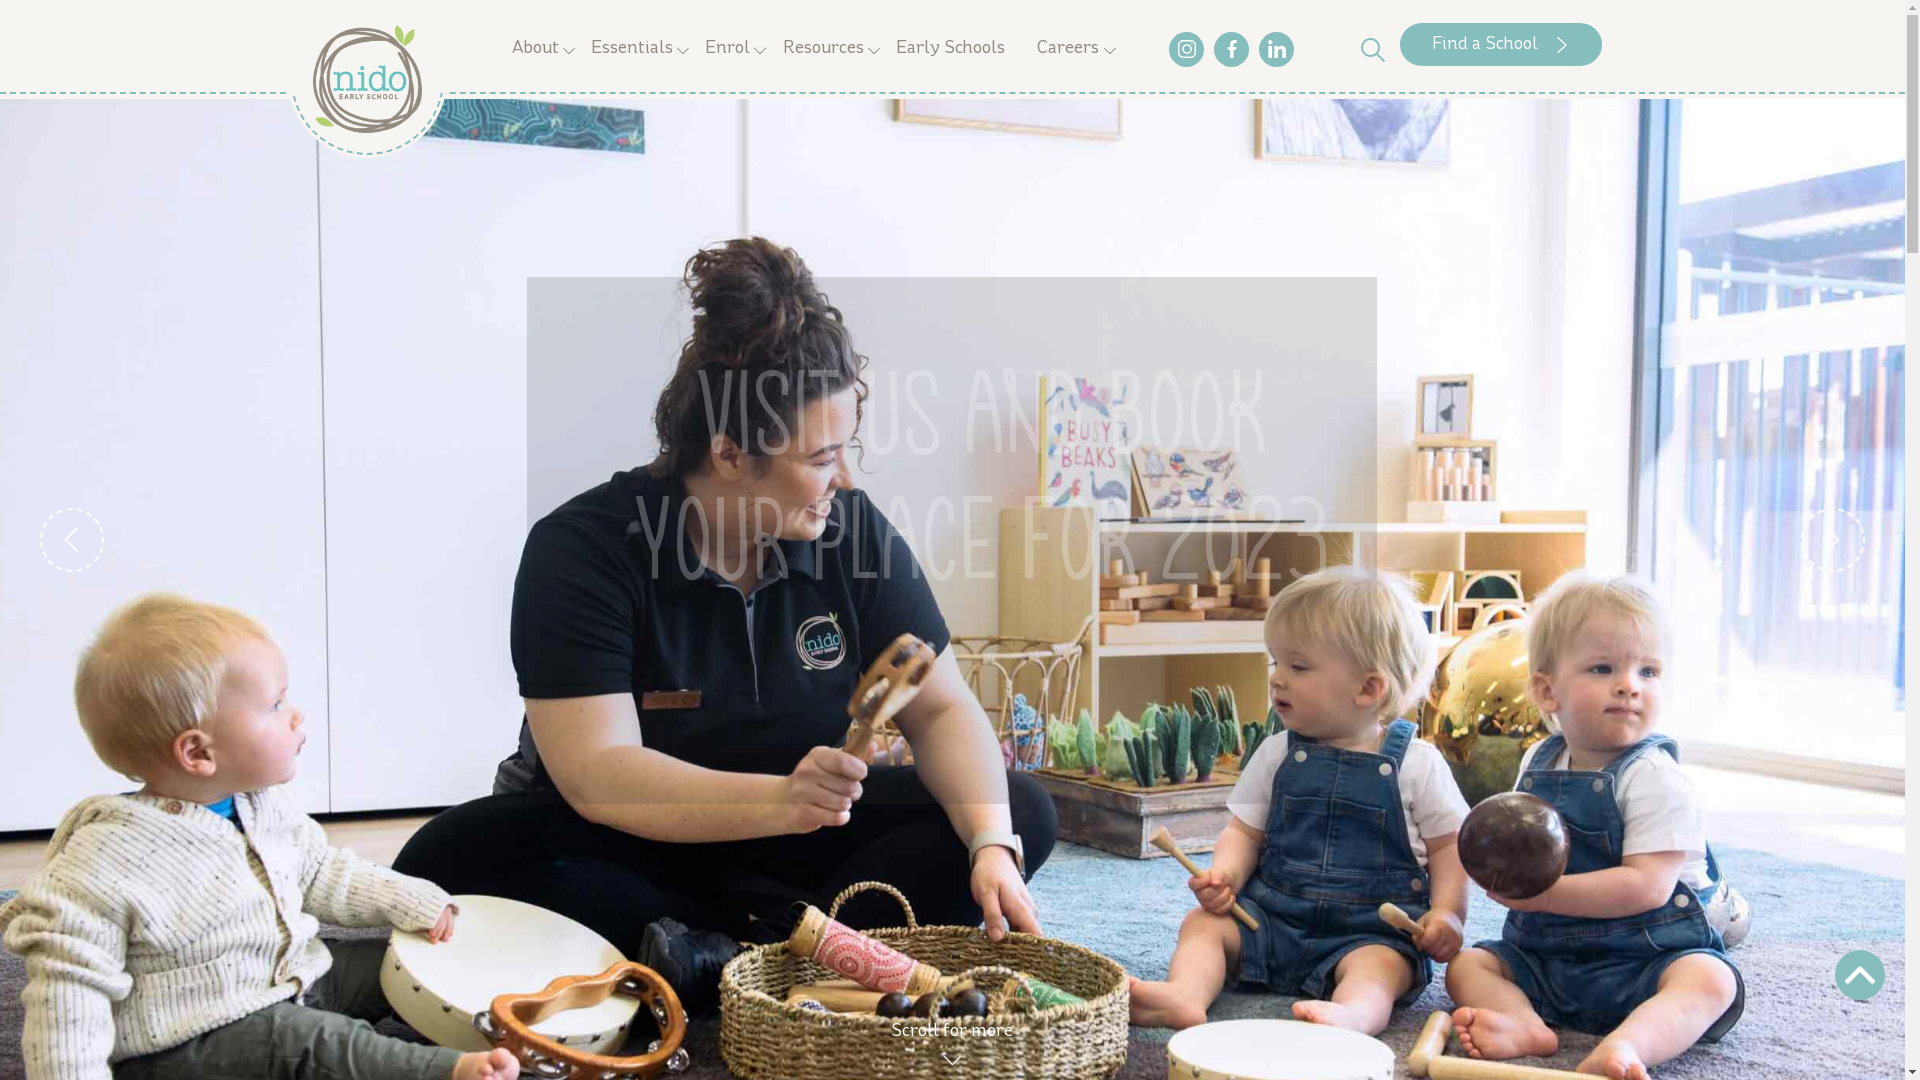 Image resolution: width=1920 pixels, height=1080 pixels. What do you see at coordinates (1067, 48) in the screenshot?
I see `'Careers'` at bounding box center [1067, 48].